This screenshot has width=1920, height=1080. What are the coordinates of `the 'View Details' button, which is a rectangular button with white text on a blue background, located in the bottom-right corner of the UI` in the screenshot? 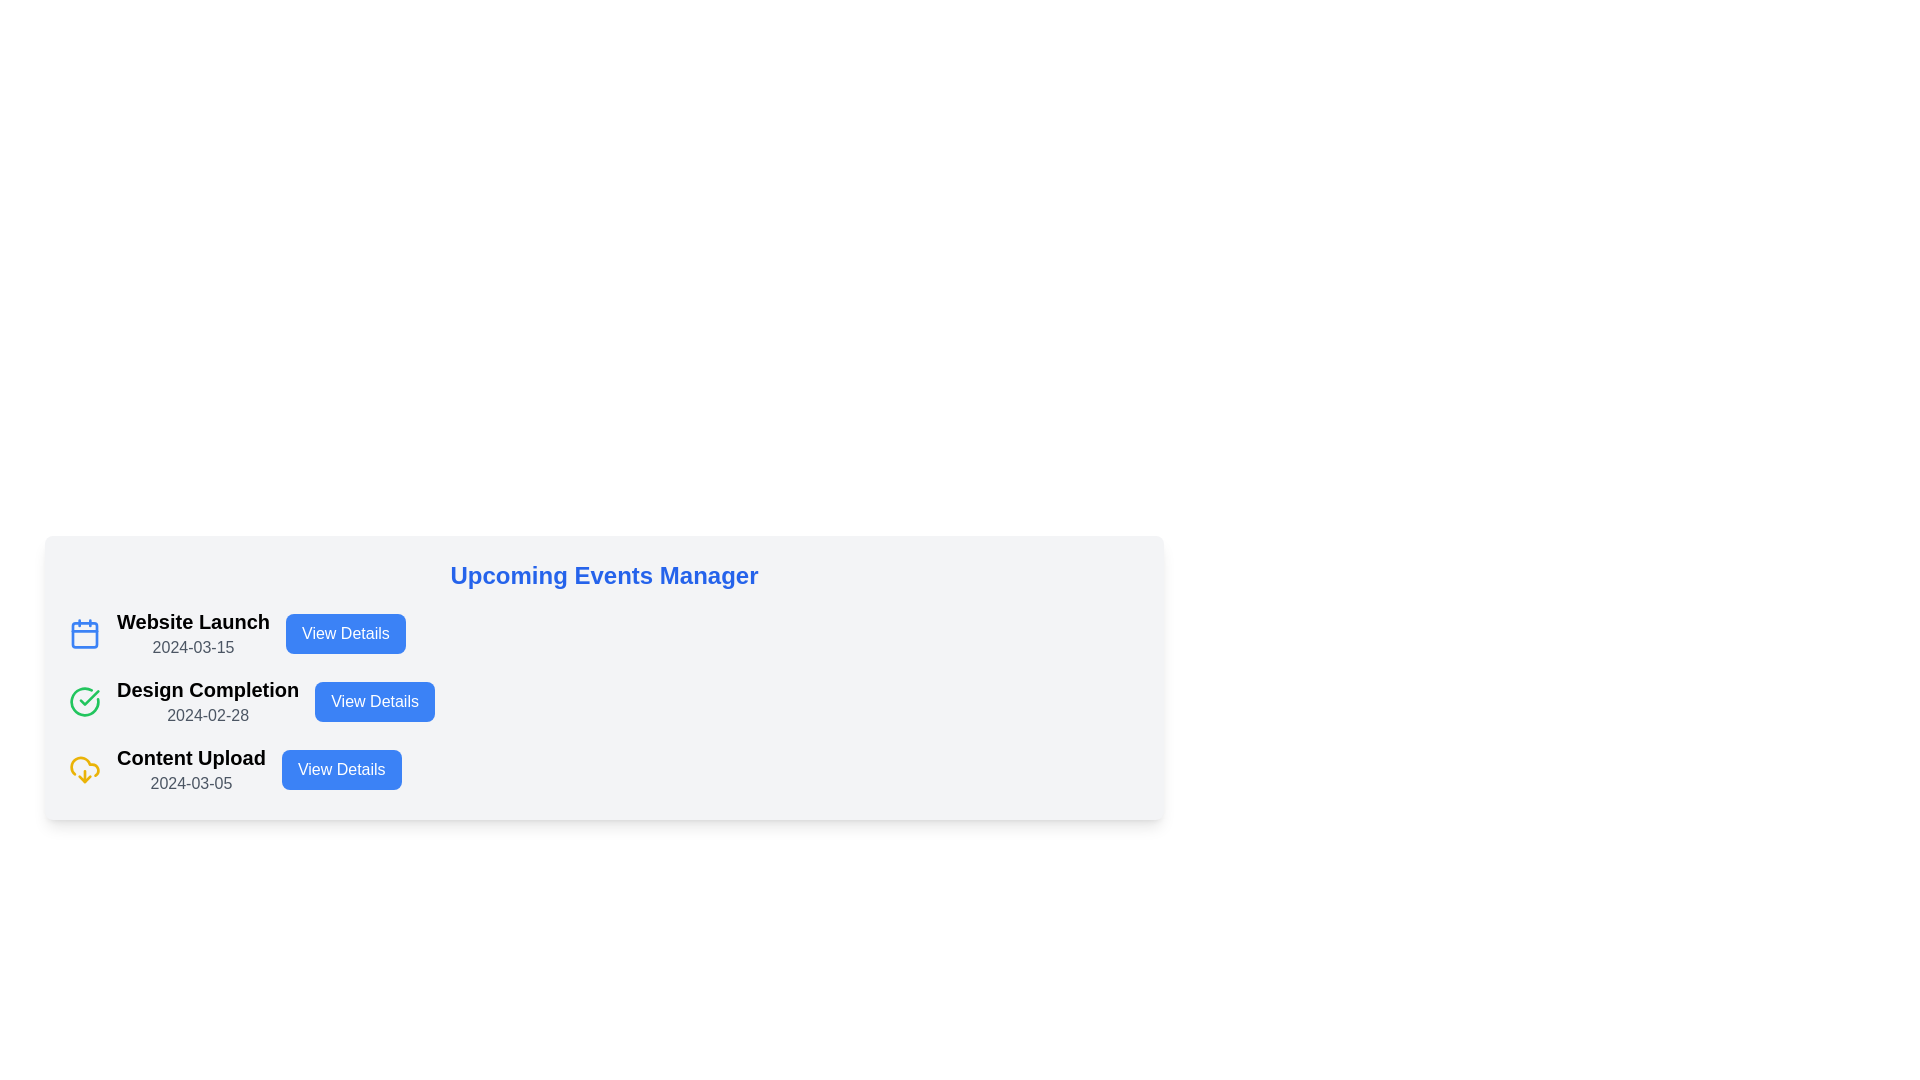 It's located at (341, 769).